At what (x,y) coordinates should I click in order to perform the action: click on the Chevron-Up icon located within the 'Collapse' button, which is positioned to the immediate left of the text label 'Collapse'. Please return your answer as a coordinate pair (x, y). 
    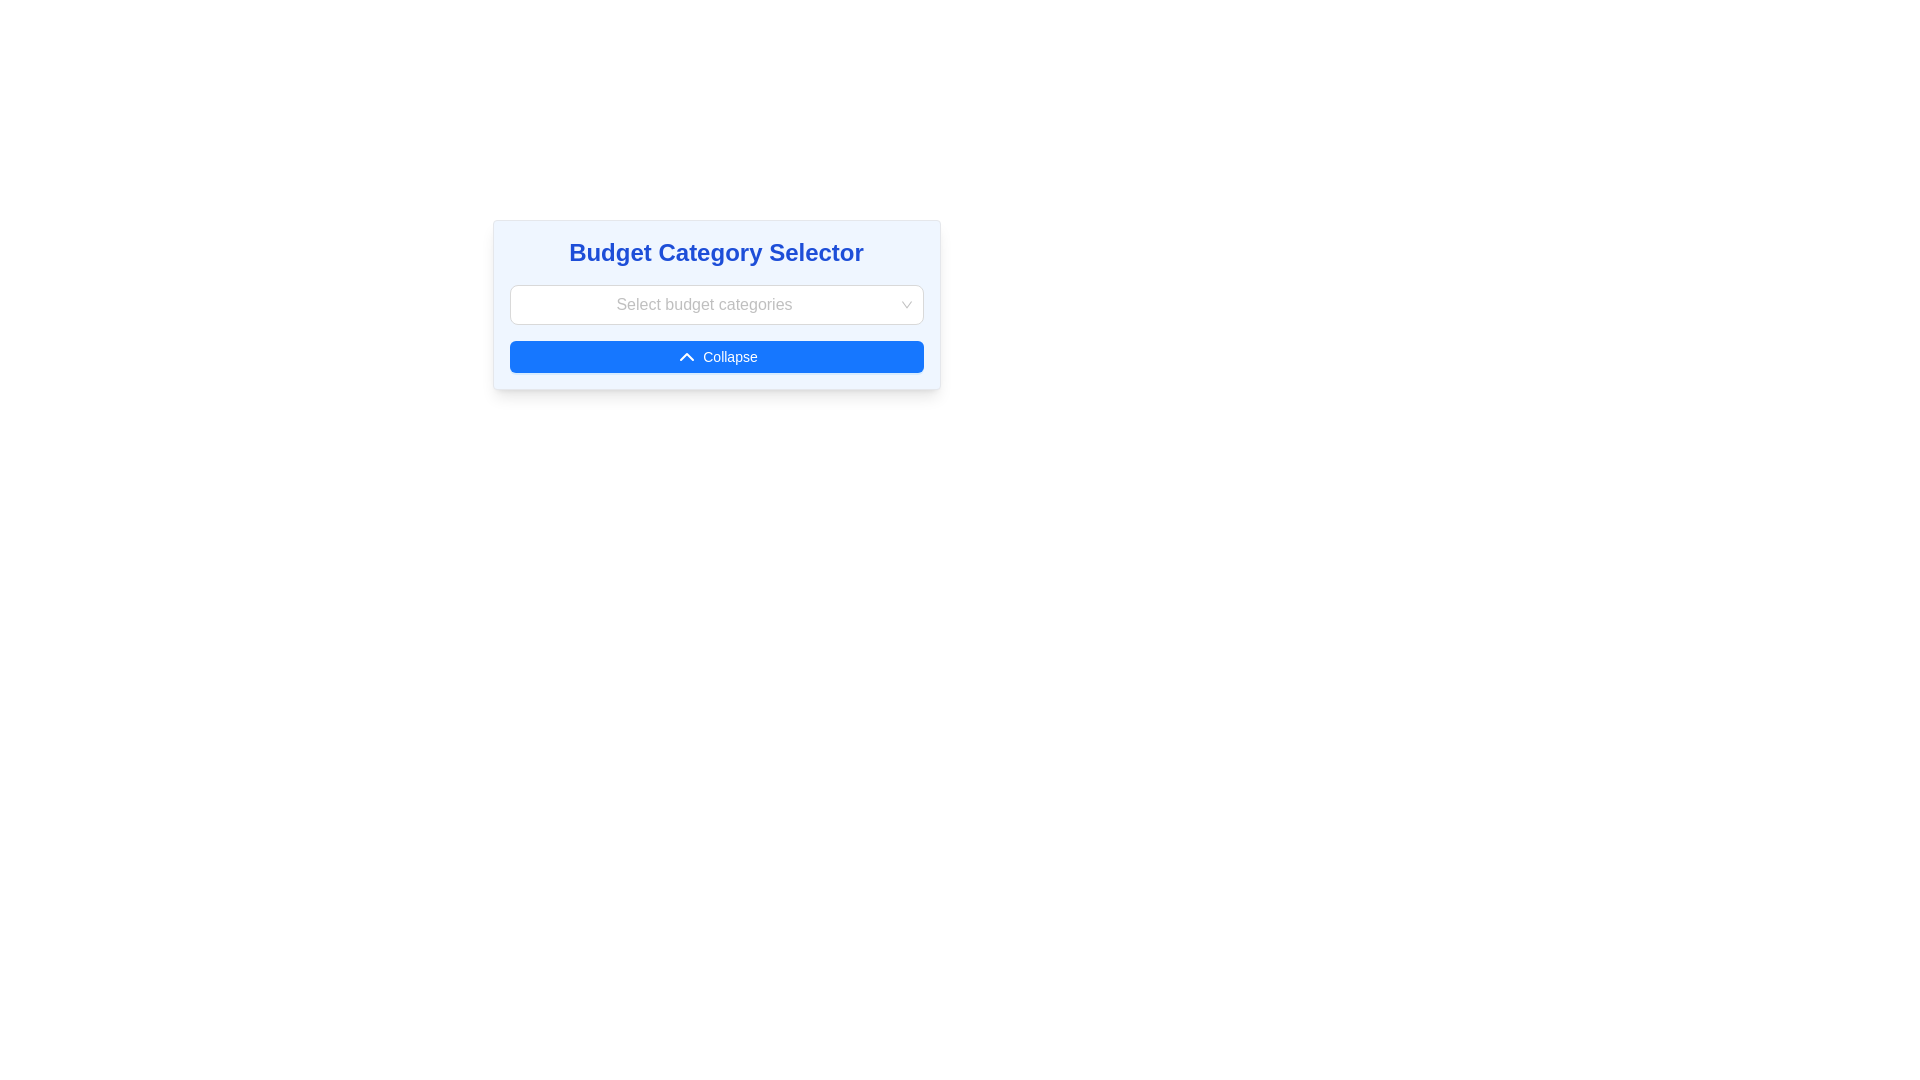
    Looking at the image, I should click on (687, 356).